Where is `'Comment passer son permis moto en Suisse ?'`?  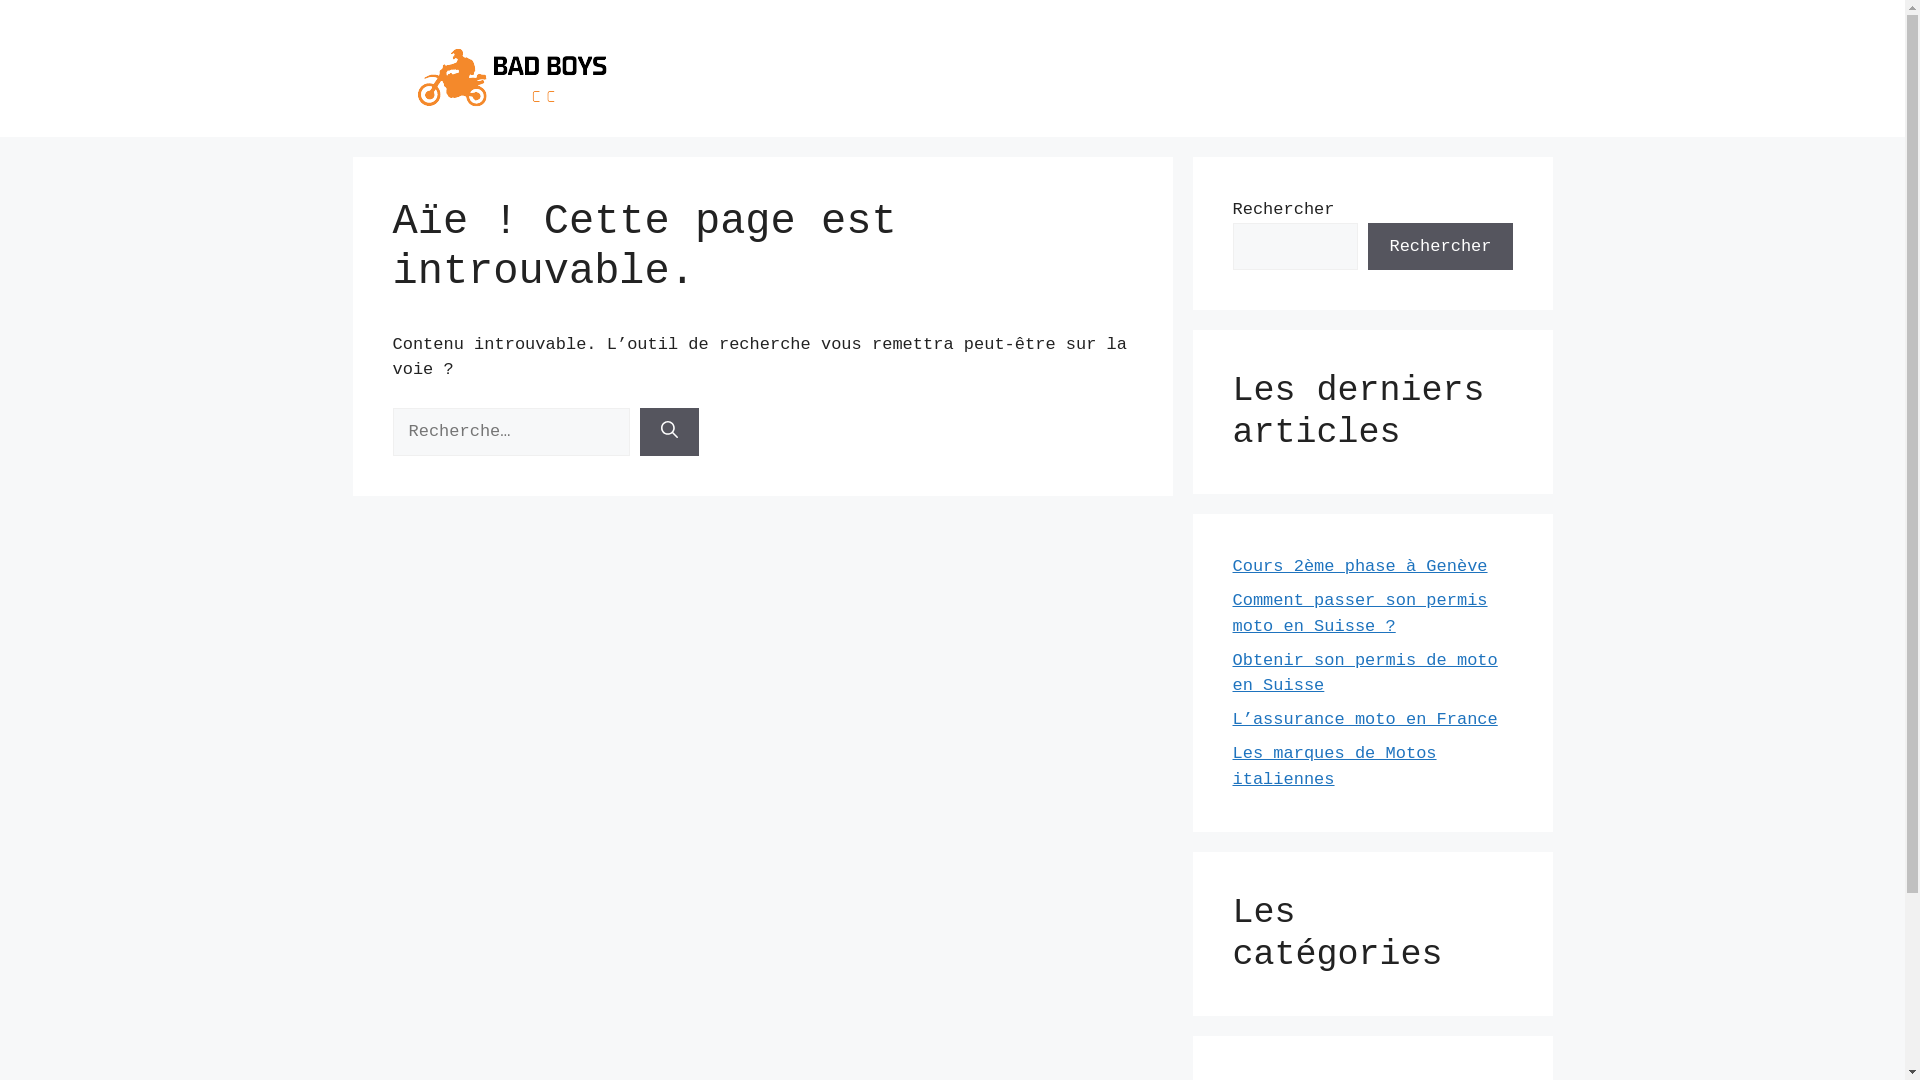
'Comment passer son permis moto en Suisse ?' is located at coordinates (1359, 612).